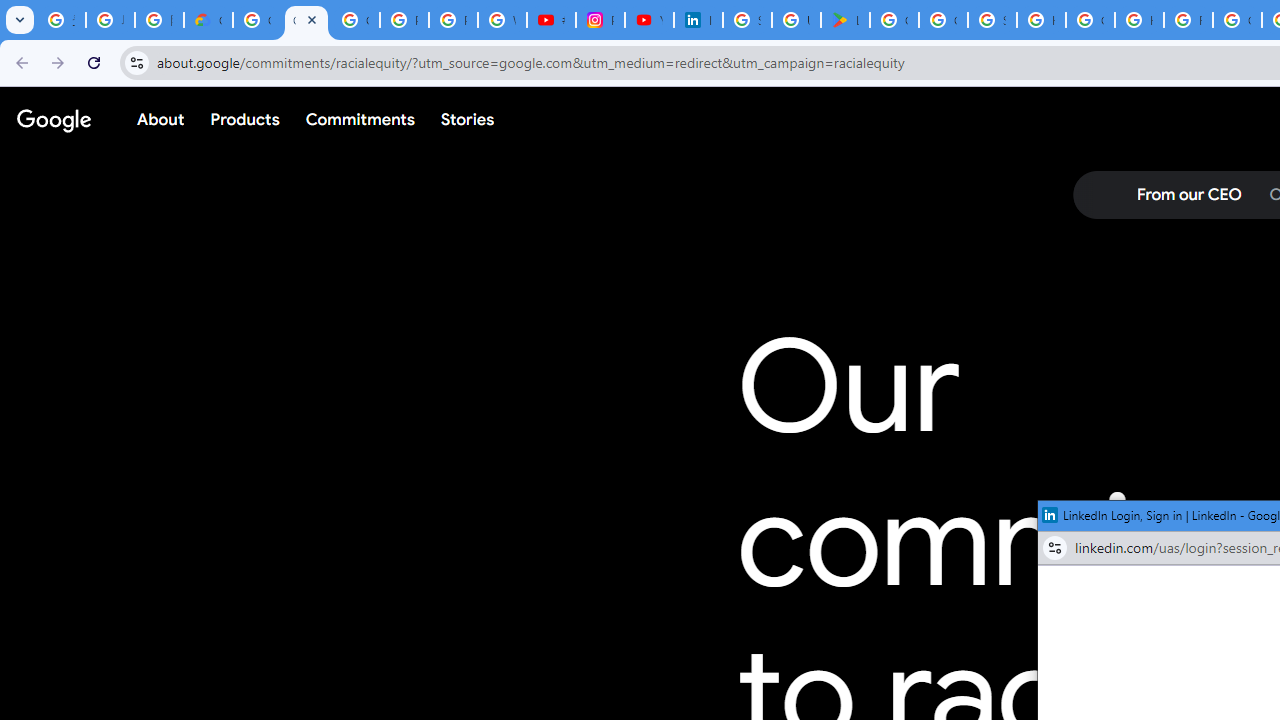  Describe the element at coordinates (54, 119) in the screenshot. I see `'Google'` at that location.